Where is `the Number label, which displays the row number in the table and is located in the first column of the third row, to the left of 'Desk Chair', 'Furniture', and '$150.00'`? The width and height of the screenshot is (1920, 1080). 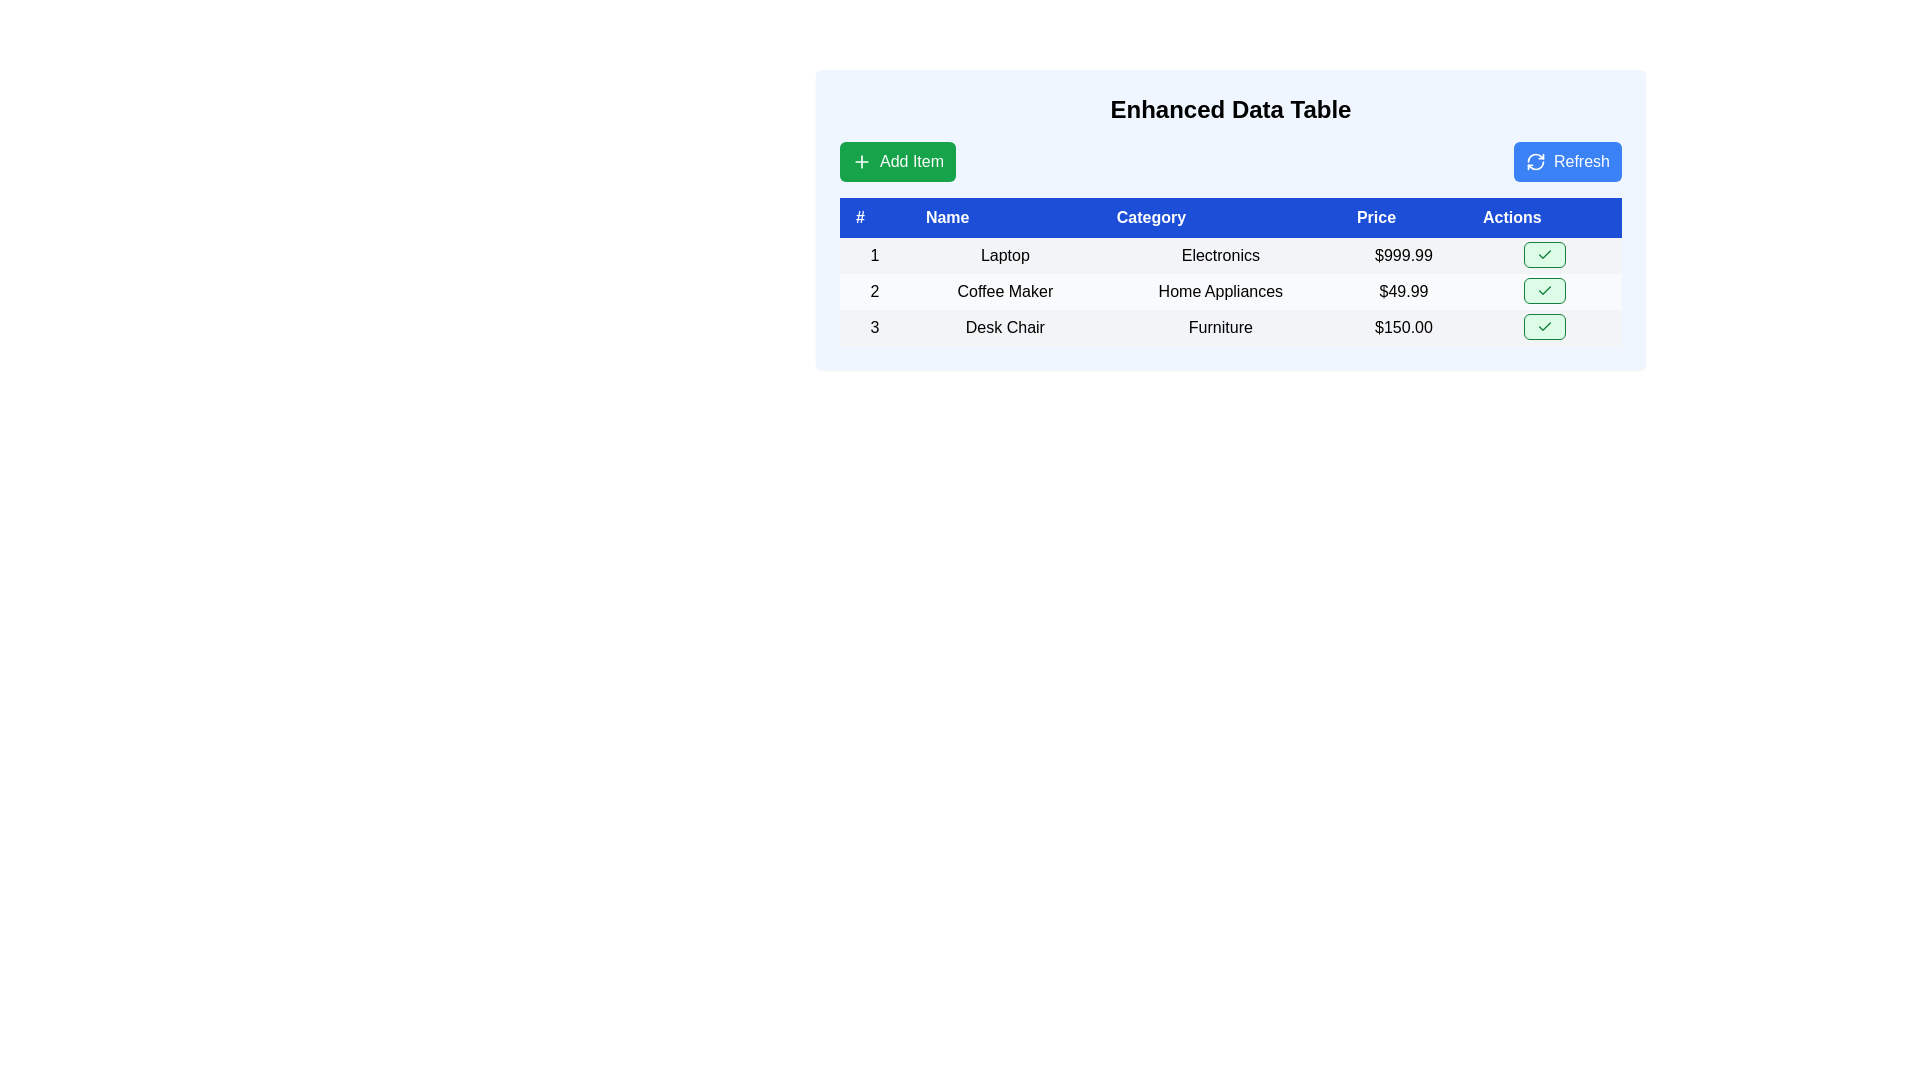
the Number label, which displays the row number in the table and is located in the first column of the third row, to the left of 'Desk Chair', 'Furniture', and '$150.00' is located at coordinates (874, 326).